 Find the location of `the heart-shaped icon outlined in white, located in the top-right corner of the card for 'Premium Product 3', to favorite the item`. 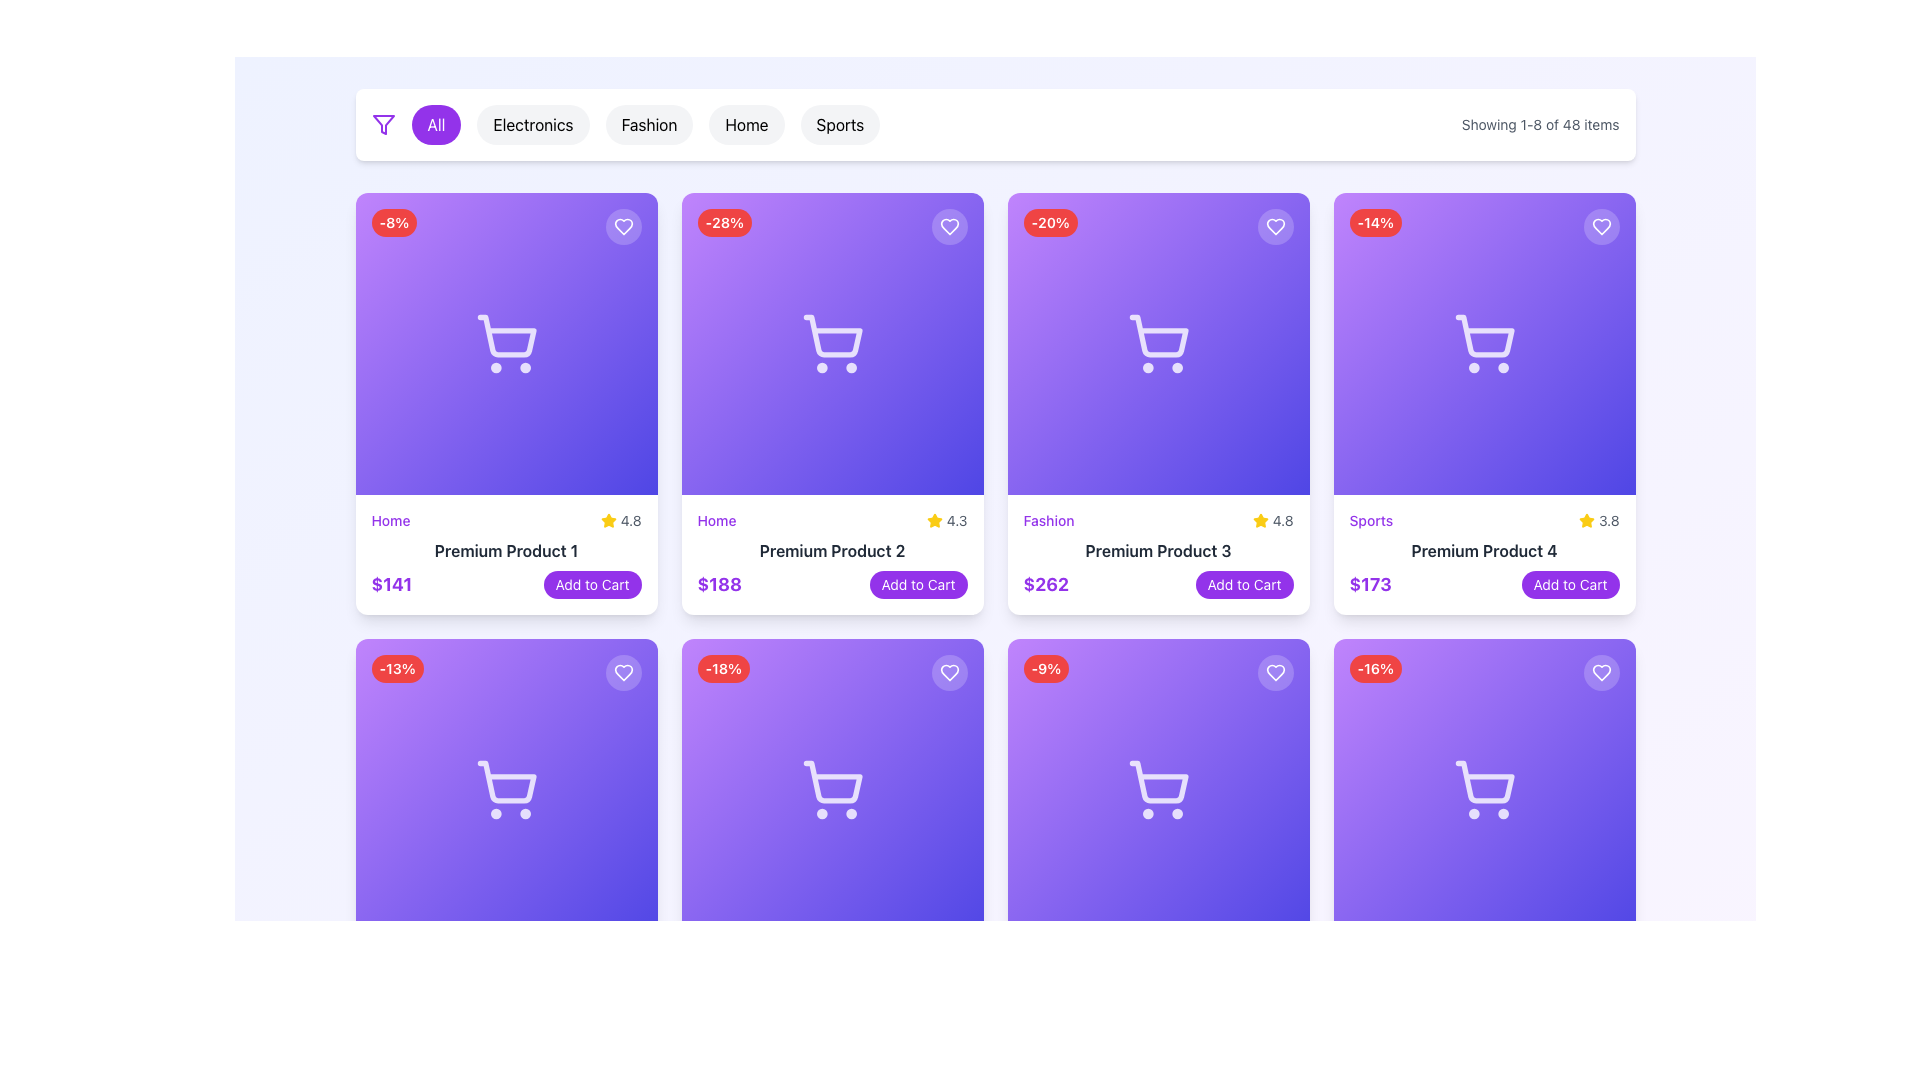

the heart-shaped icon outlined in white, located in the top-right corner of the card for 'Premium Product 3', to favorite the item is located at coordinates (1274, 672).